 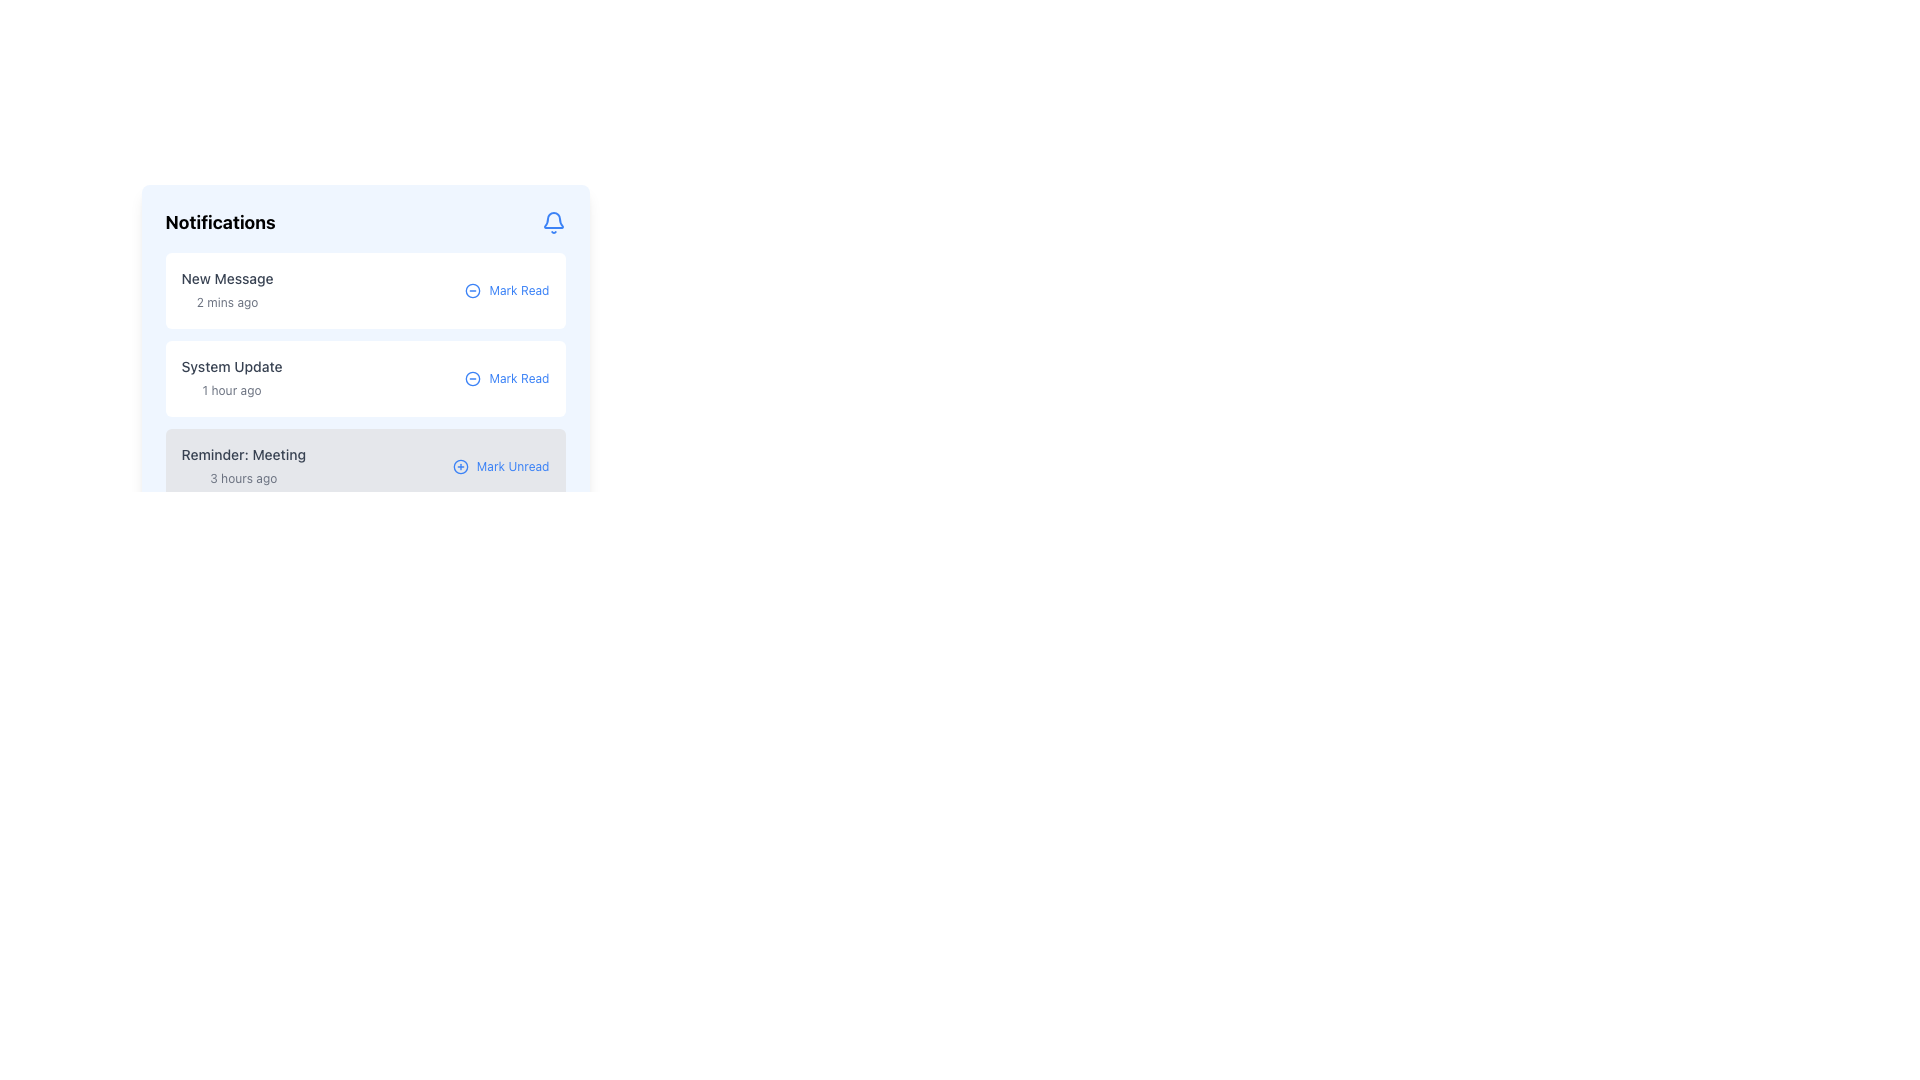 What do you see at coordinates (513, 466) in the screenshot?
I see `text label indicating the action to mark the associated notification as unread, located in the notification section within the third list item labeled 'Reminder: Meeting'` at bounding box center [513, 466].